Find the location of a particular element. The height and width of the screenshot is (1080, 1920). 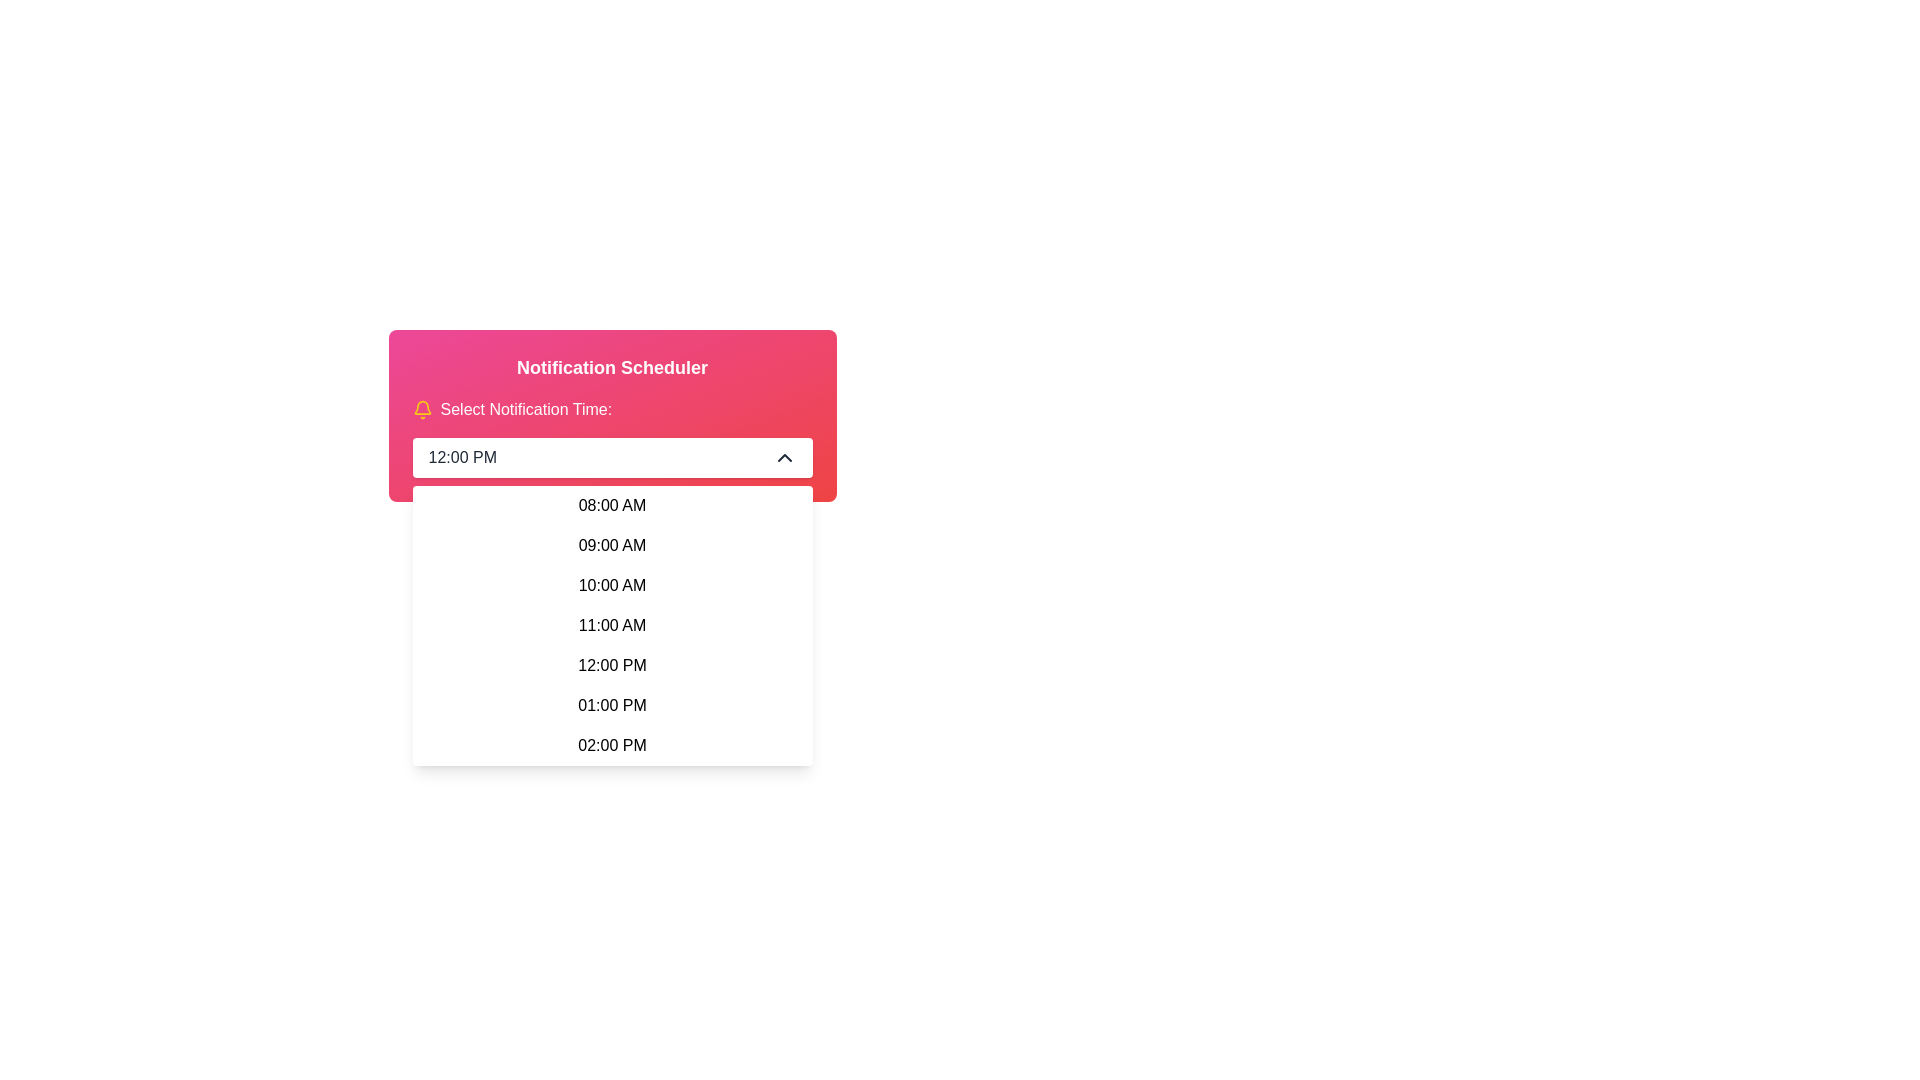

the list item displaying '01:00 PM' is located at coordinates (611, 704).